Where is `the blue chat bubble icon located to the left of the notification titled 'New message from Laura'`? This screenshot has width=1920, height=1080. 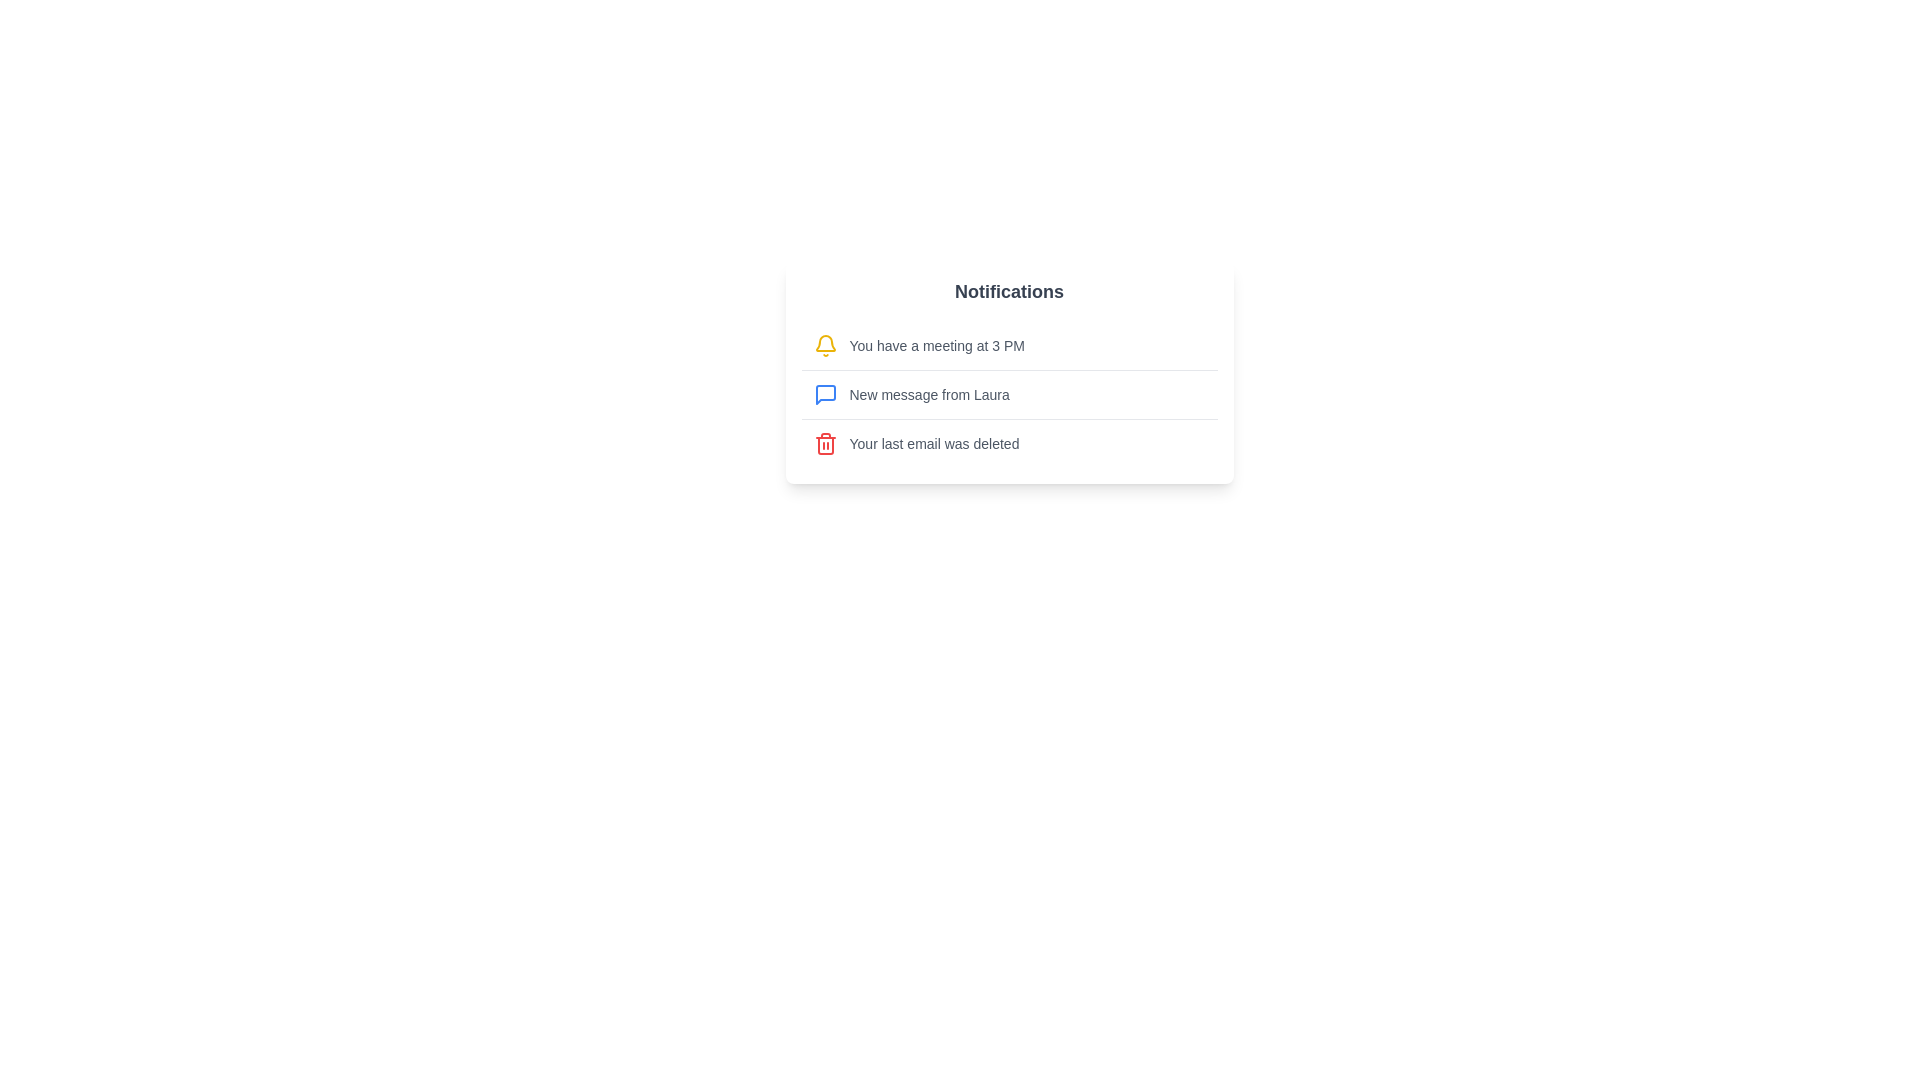 the blue chat bubble icon located to the left of the notification titled 'New message from Laura' is located at coordinates (825, 394).